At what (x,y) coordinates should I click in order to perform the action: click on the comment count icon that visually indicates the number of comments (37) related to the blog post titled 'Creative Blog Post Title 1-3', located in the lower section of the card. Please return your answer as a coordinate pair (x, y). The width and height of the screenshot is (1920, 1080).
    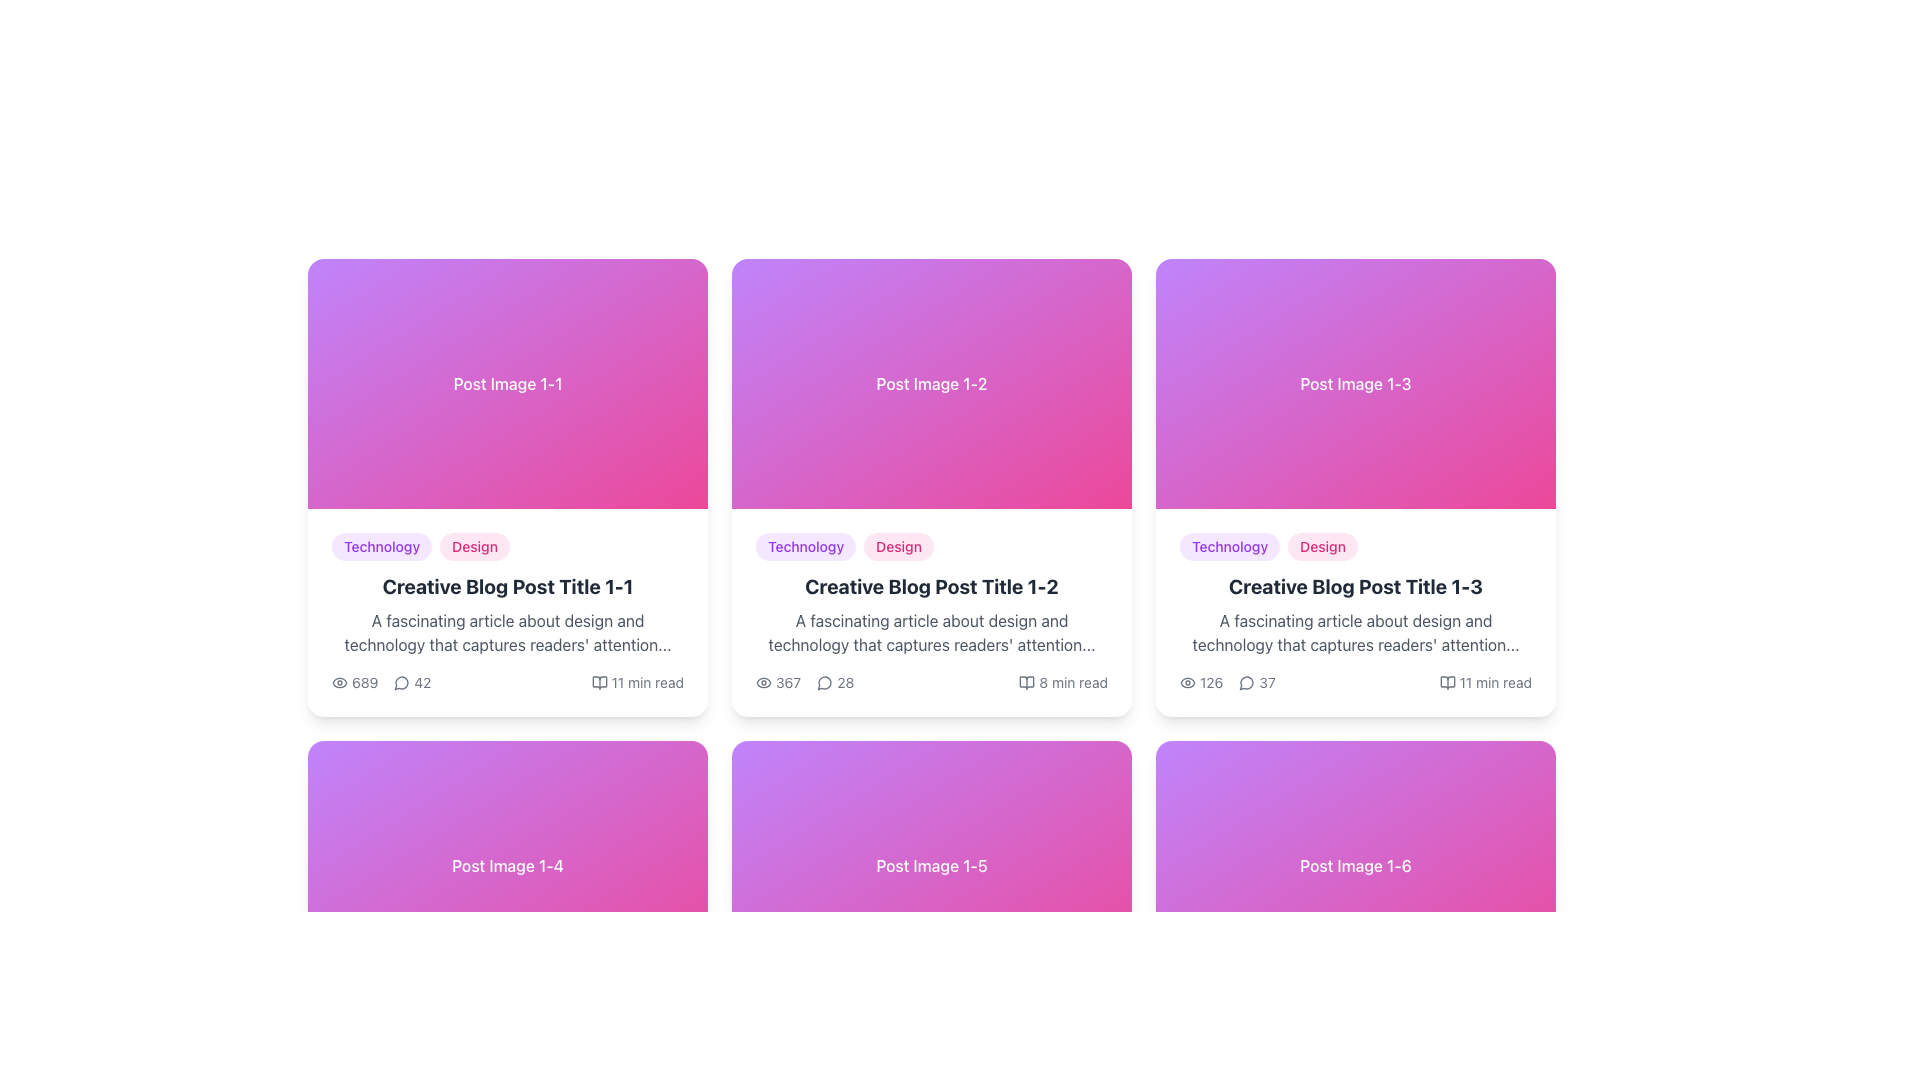
    Looking at the image, I should click on (1246, 681).